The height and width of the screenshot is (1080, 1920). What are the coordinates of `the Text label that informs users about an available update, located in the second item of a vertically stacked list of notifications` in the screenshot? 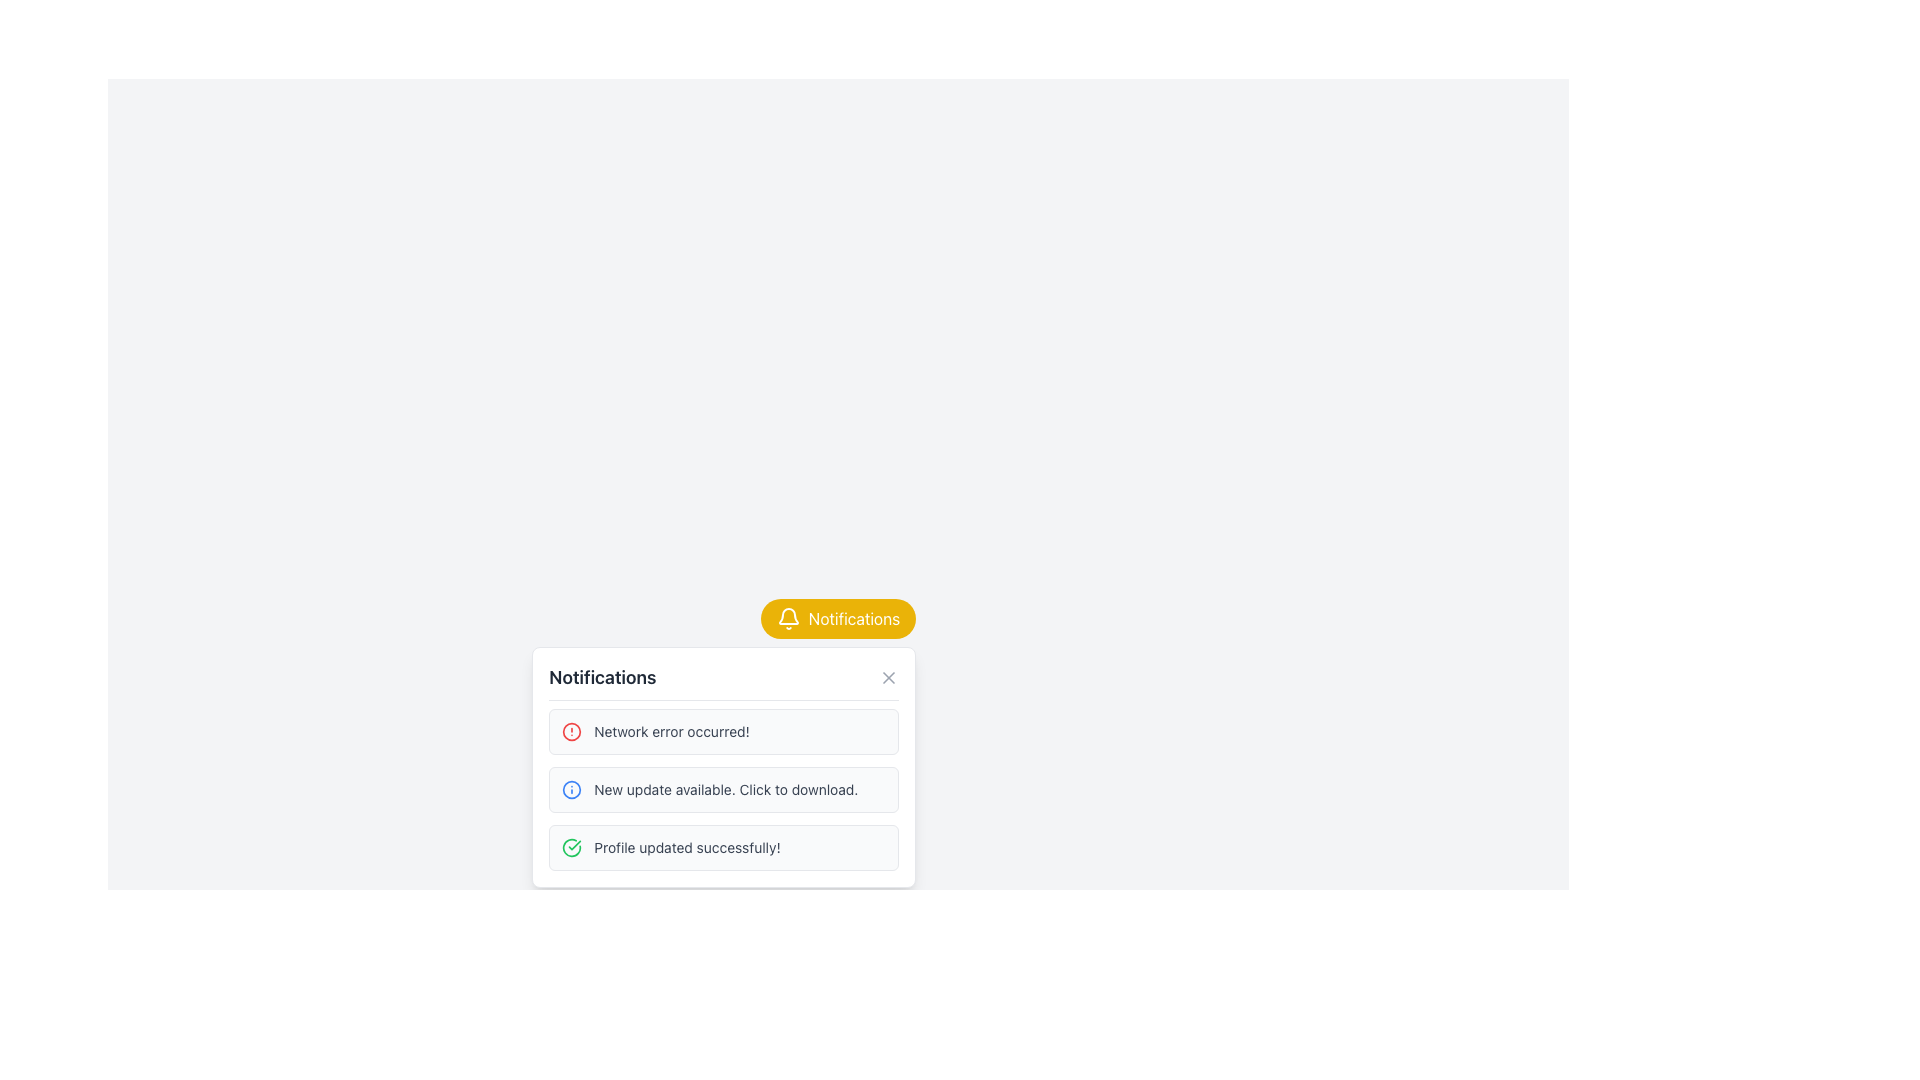 It's located at (725, 789).